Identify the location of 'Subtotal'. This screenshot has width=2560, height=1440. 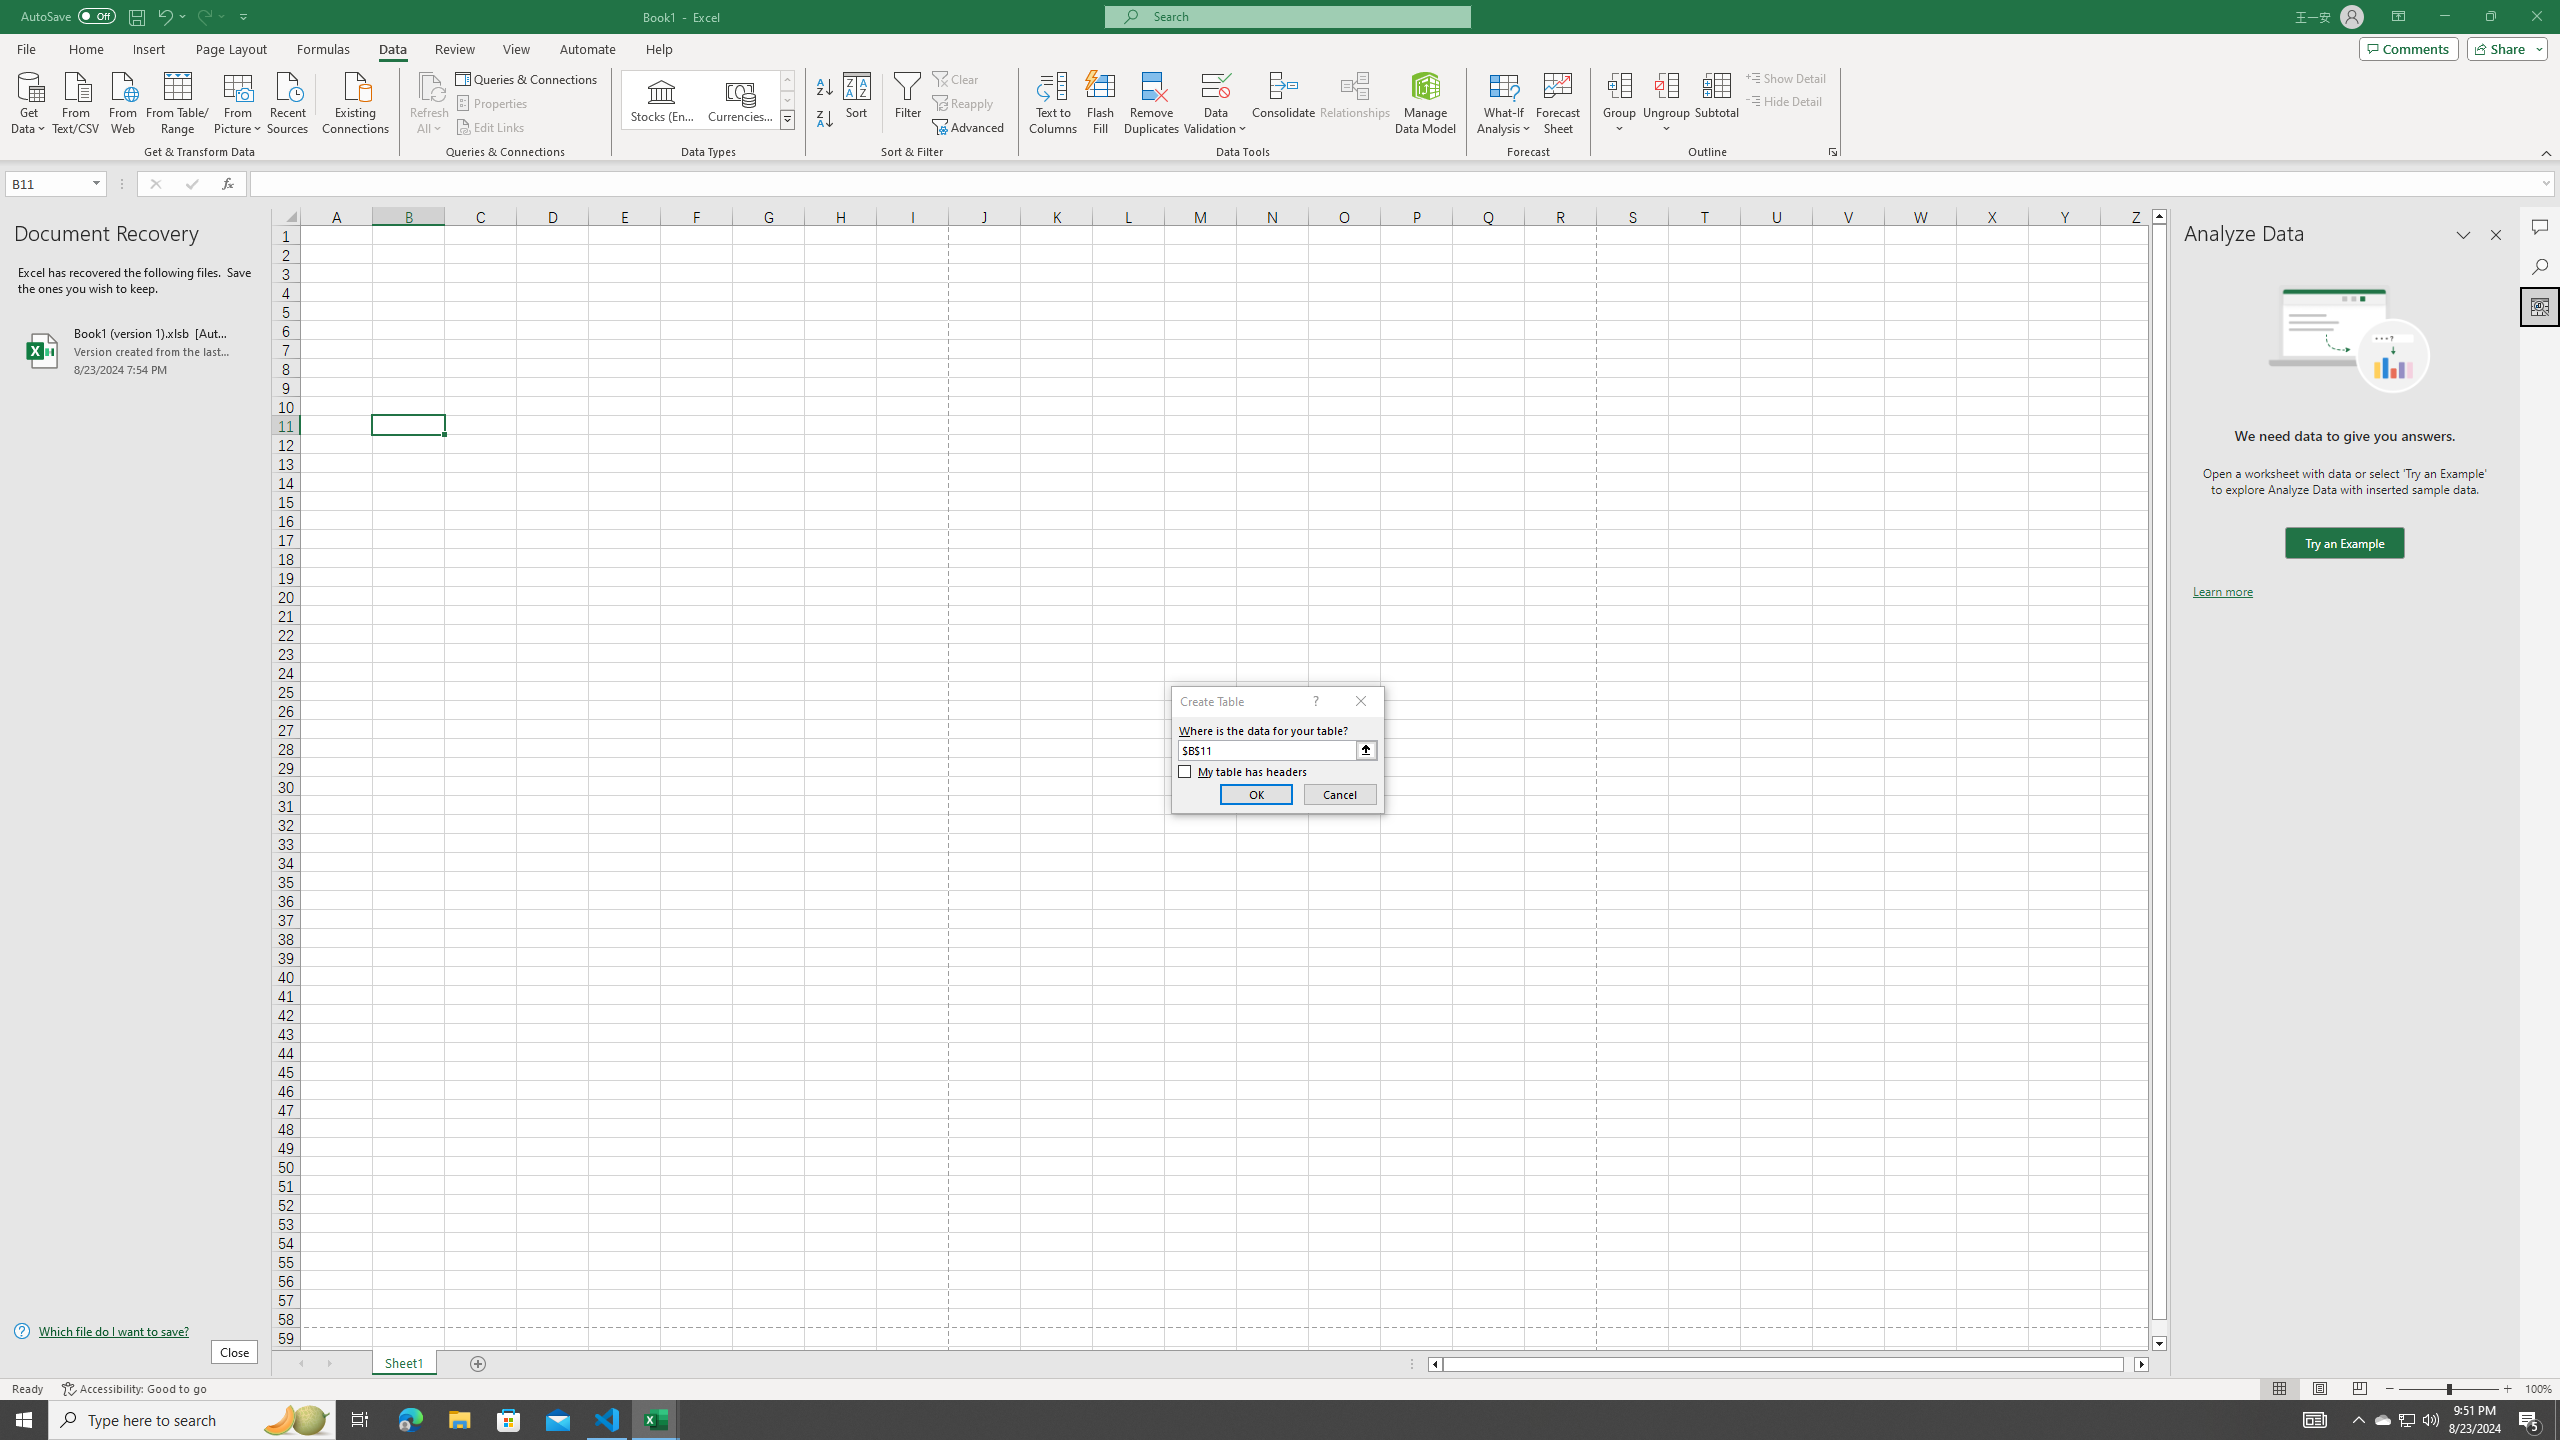
(1716, 103).